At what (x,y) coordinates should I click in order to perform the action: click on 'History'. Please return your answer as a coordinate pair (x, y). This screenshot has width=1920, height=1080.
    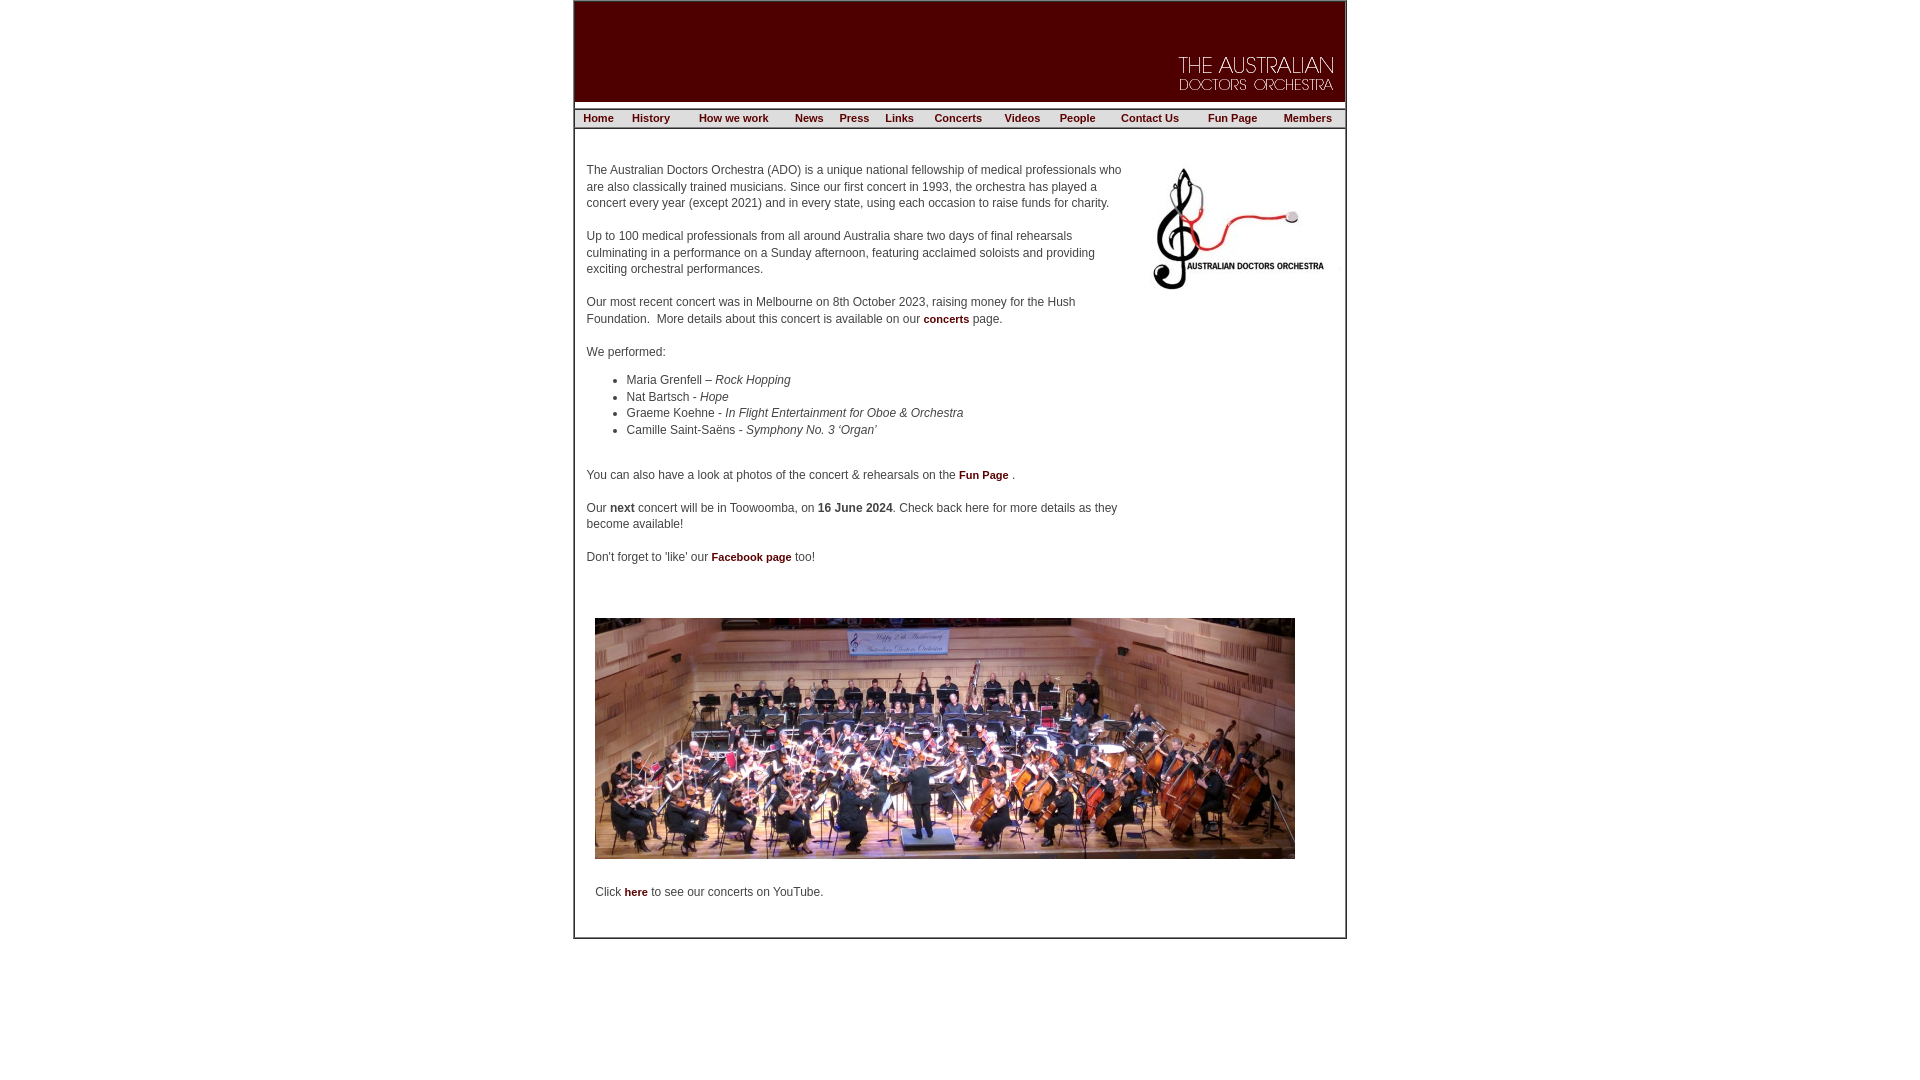
    Looking at the image, I should click on (651, 118).